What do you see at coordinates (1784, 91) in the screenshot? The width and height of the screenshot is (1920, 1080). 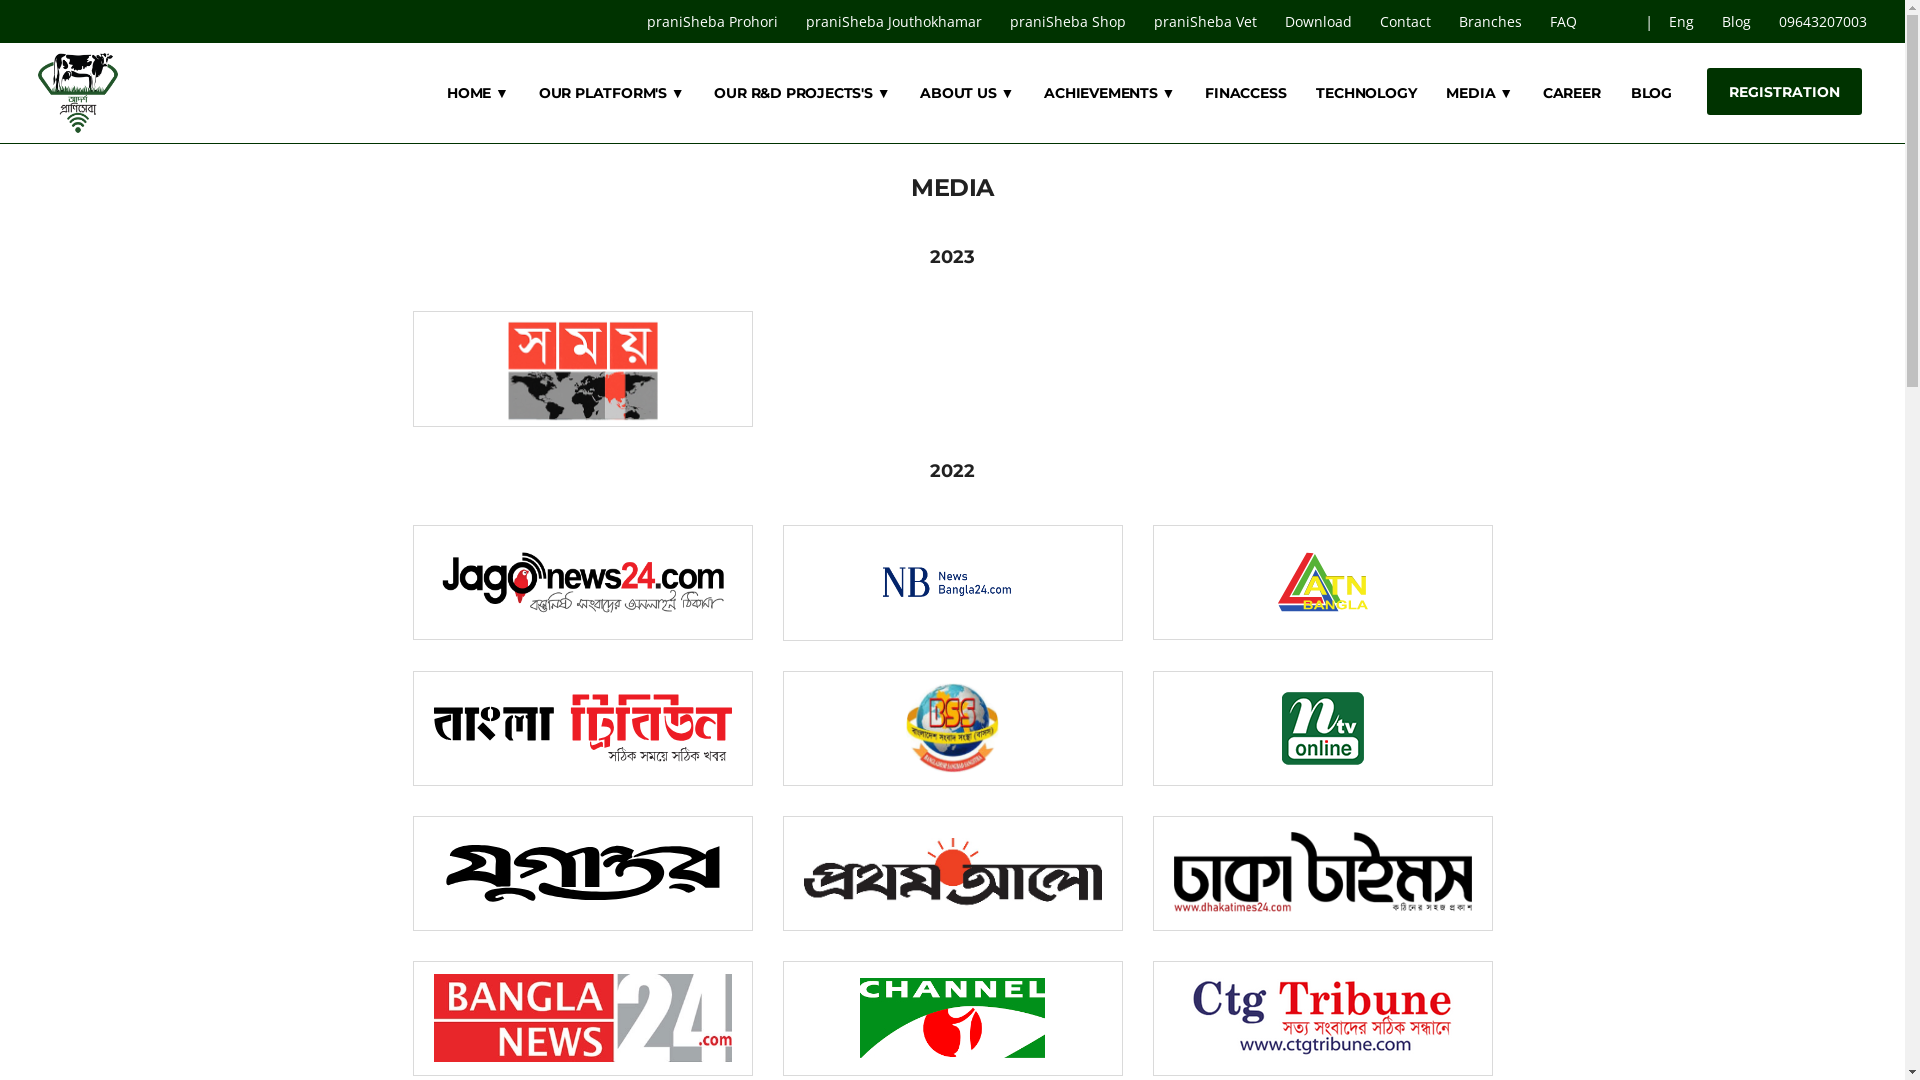 I see `'REGISTRATION'` at bounding box center [1784, 91].